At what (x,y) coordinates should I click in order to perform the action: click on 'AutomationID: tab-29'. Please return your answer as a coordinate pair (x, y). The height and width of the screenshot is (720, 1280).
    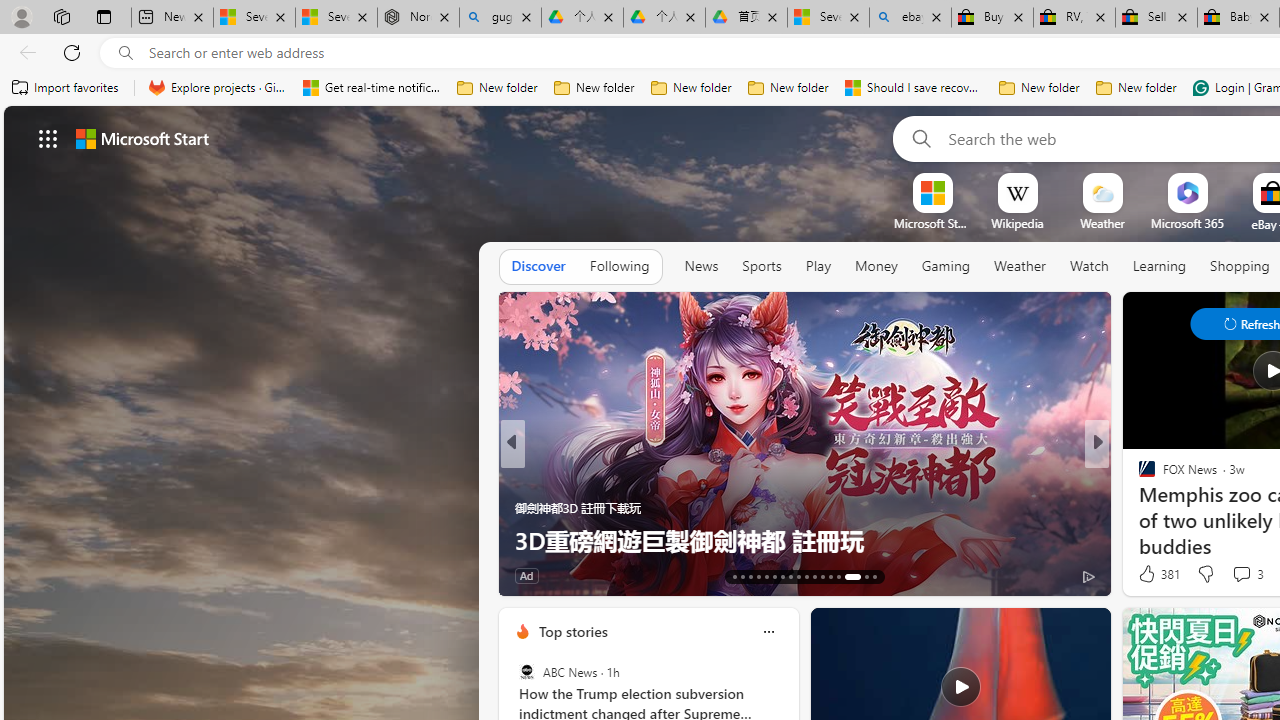
    Looking at the image, I should click on (874, 577).